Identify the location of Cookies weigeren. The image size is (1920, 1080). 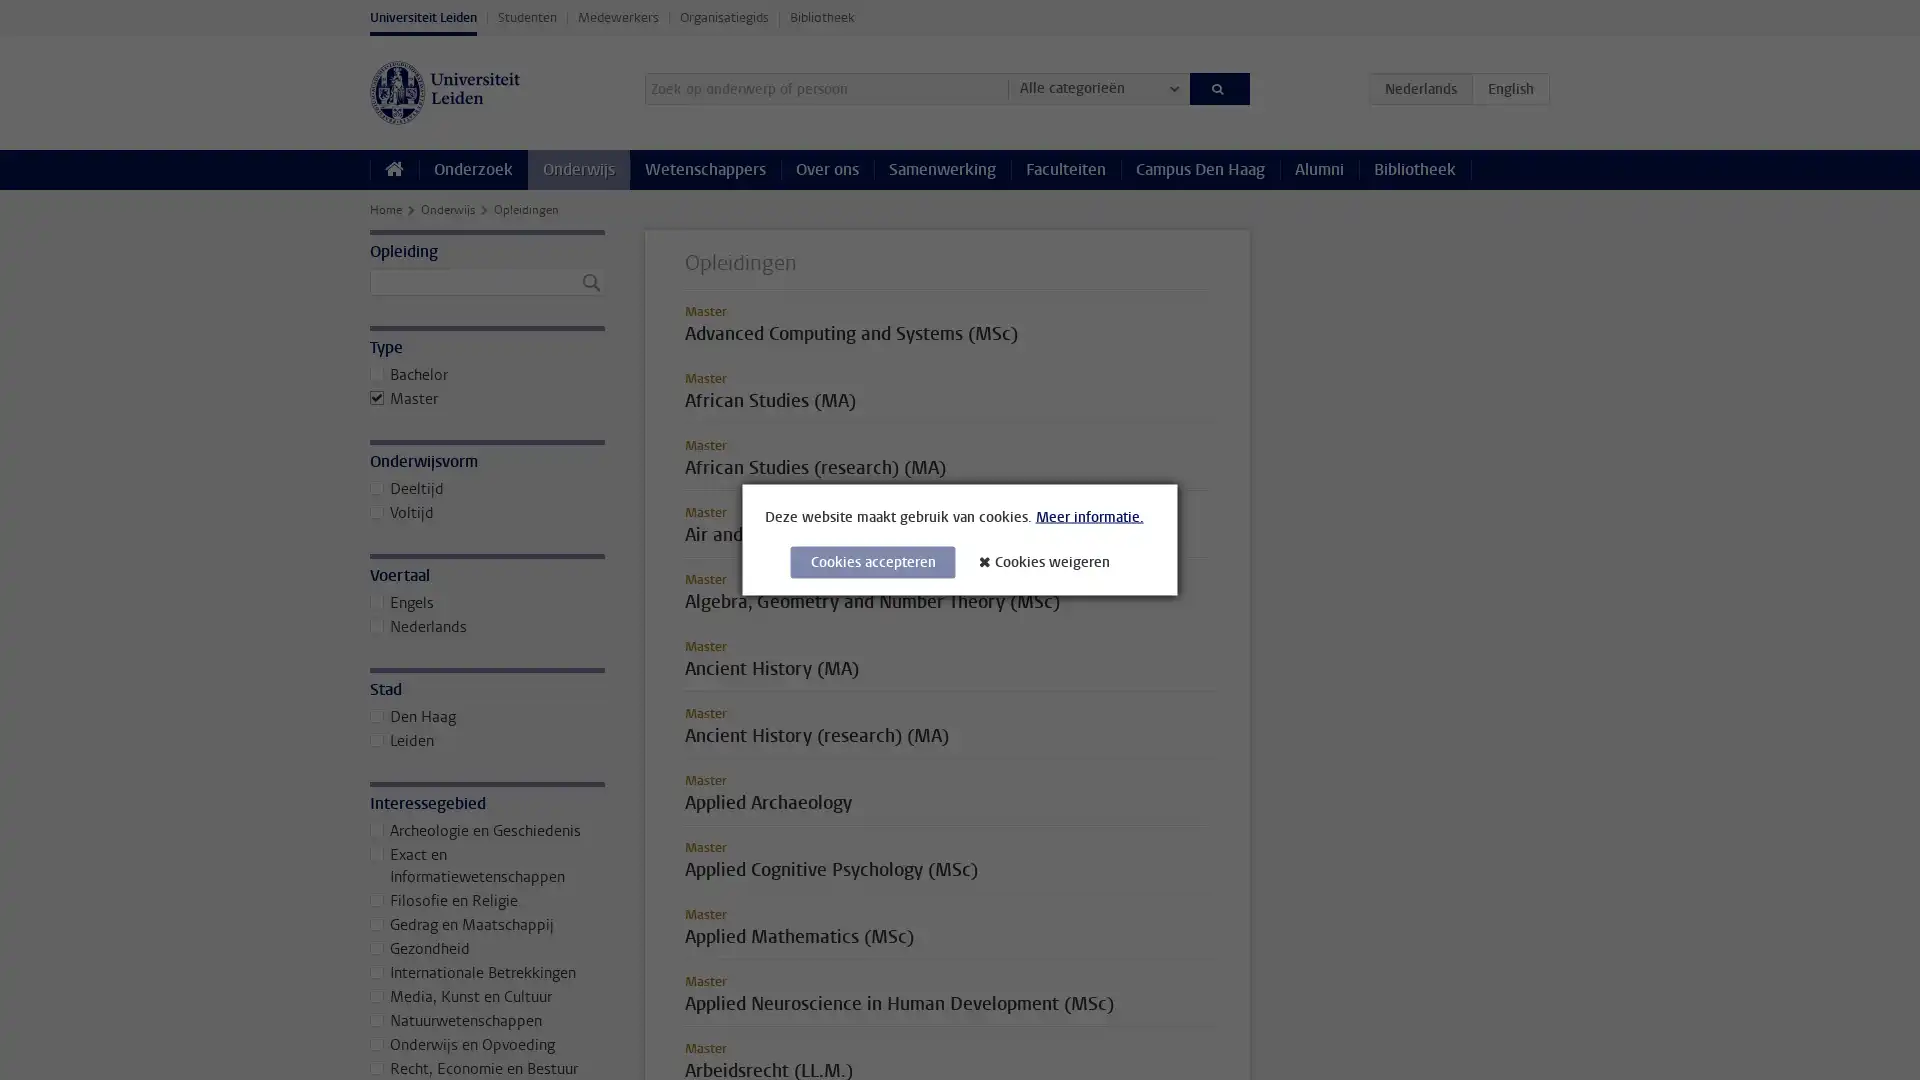
(1050, 561).